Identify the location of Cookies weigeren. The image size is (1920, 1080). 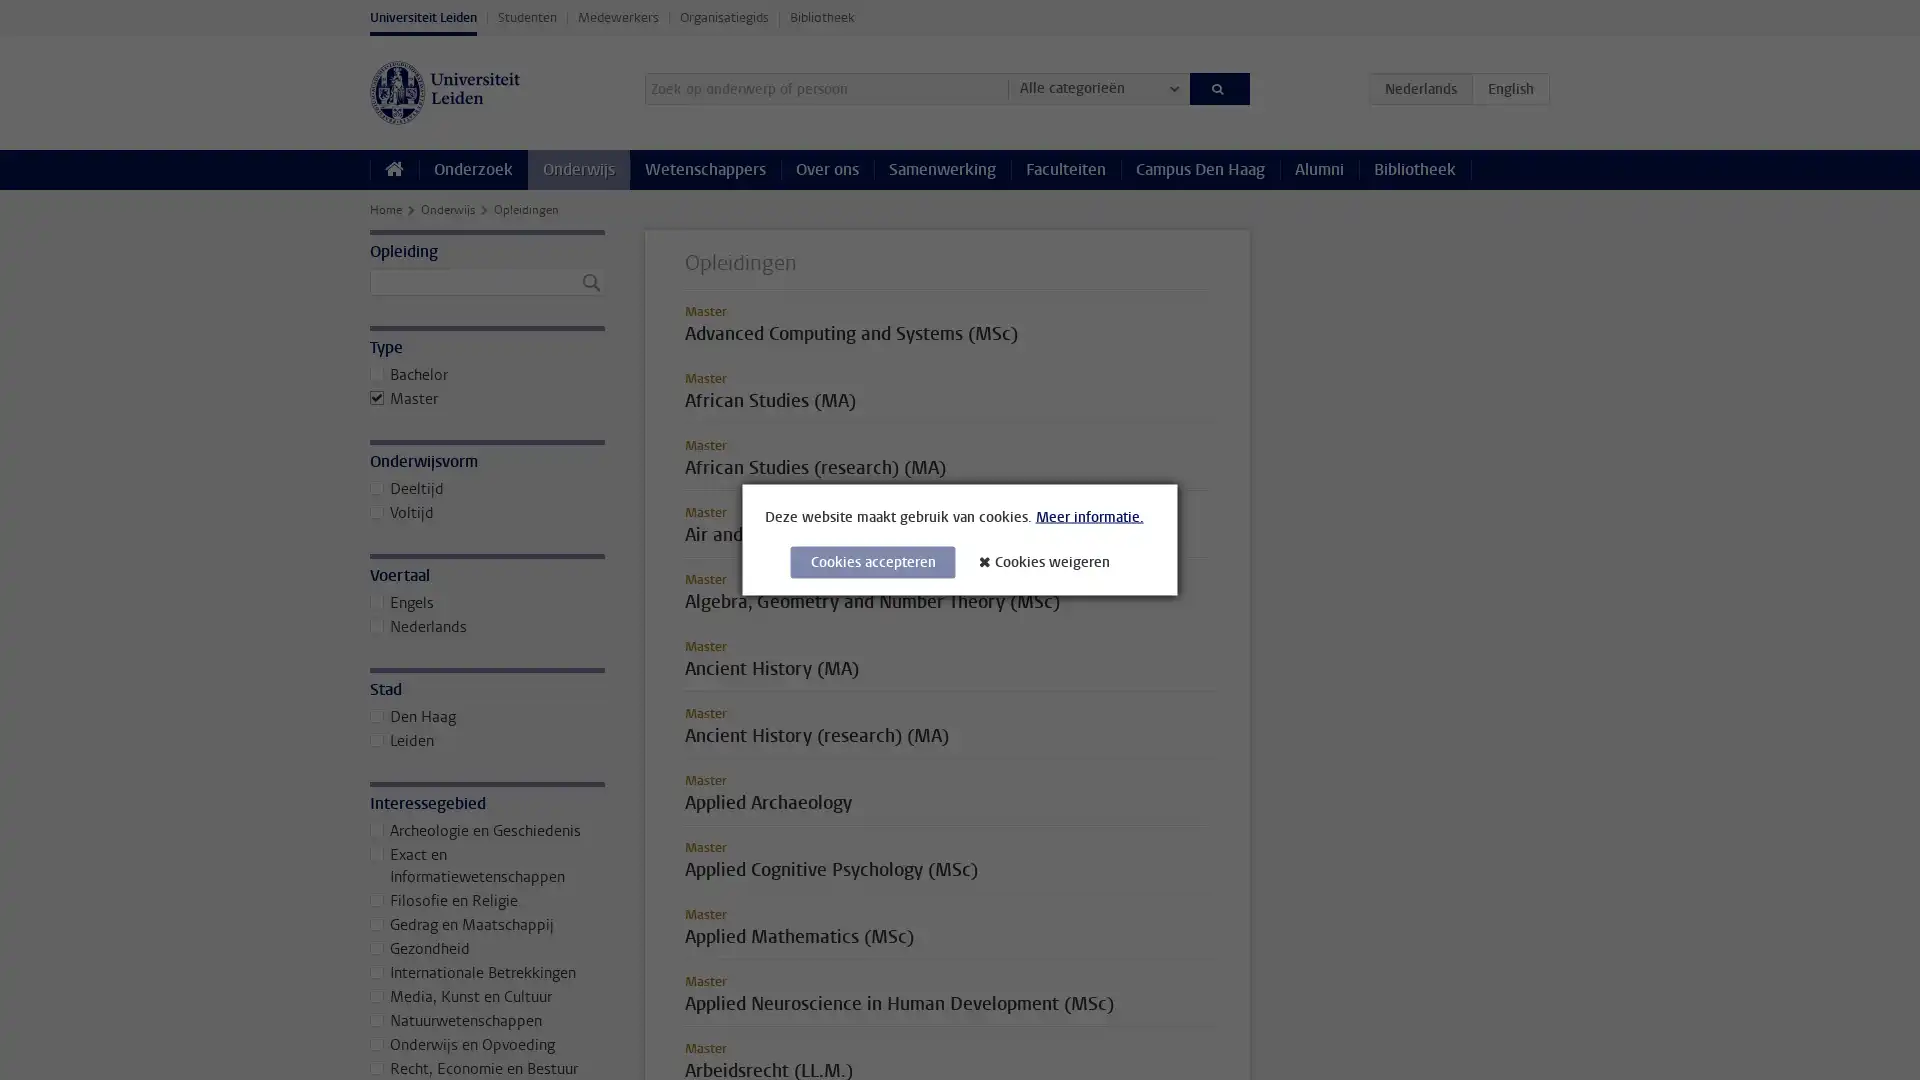
(1050, 561).